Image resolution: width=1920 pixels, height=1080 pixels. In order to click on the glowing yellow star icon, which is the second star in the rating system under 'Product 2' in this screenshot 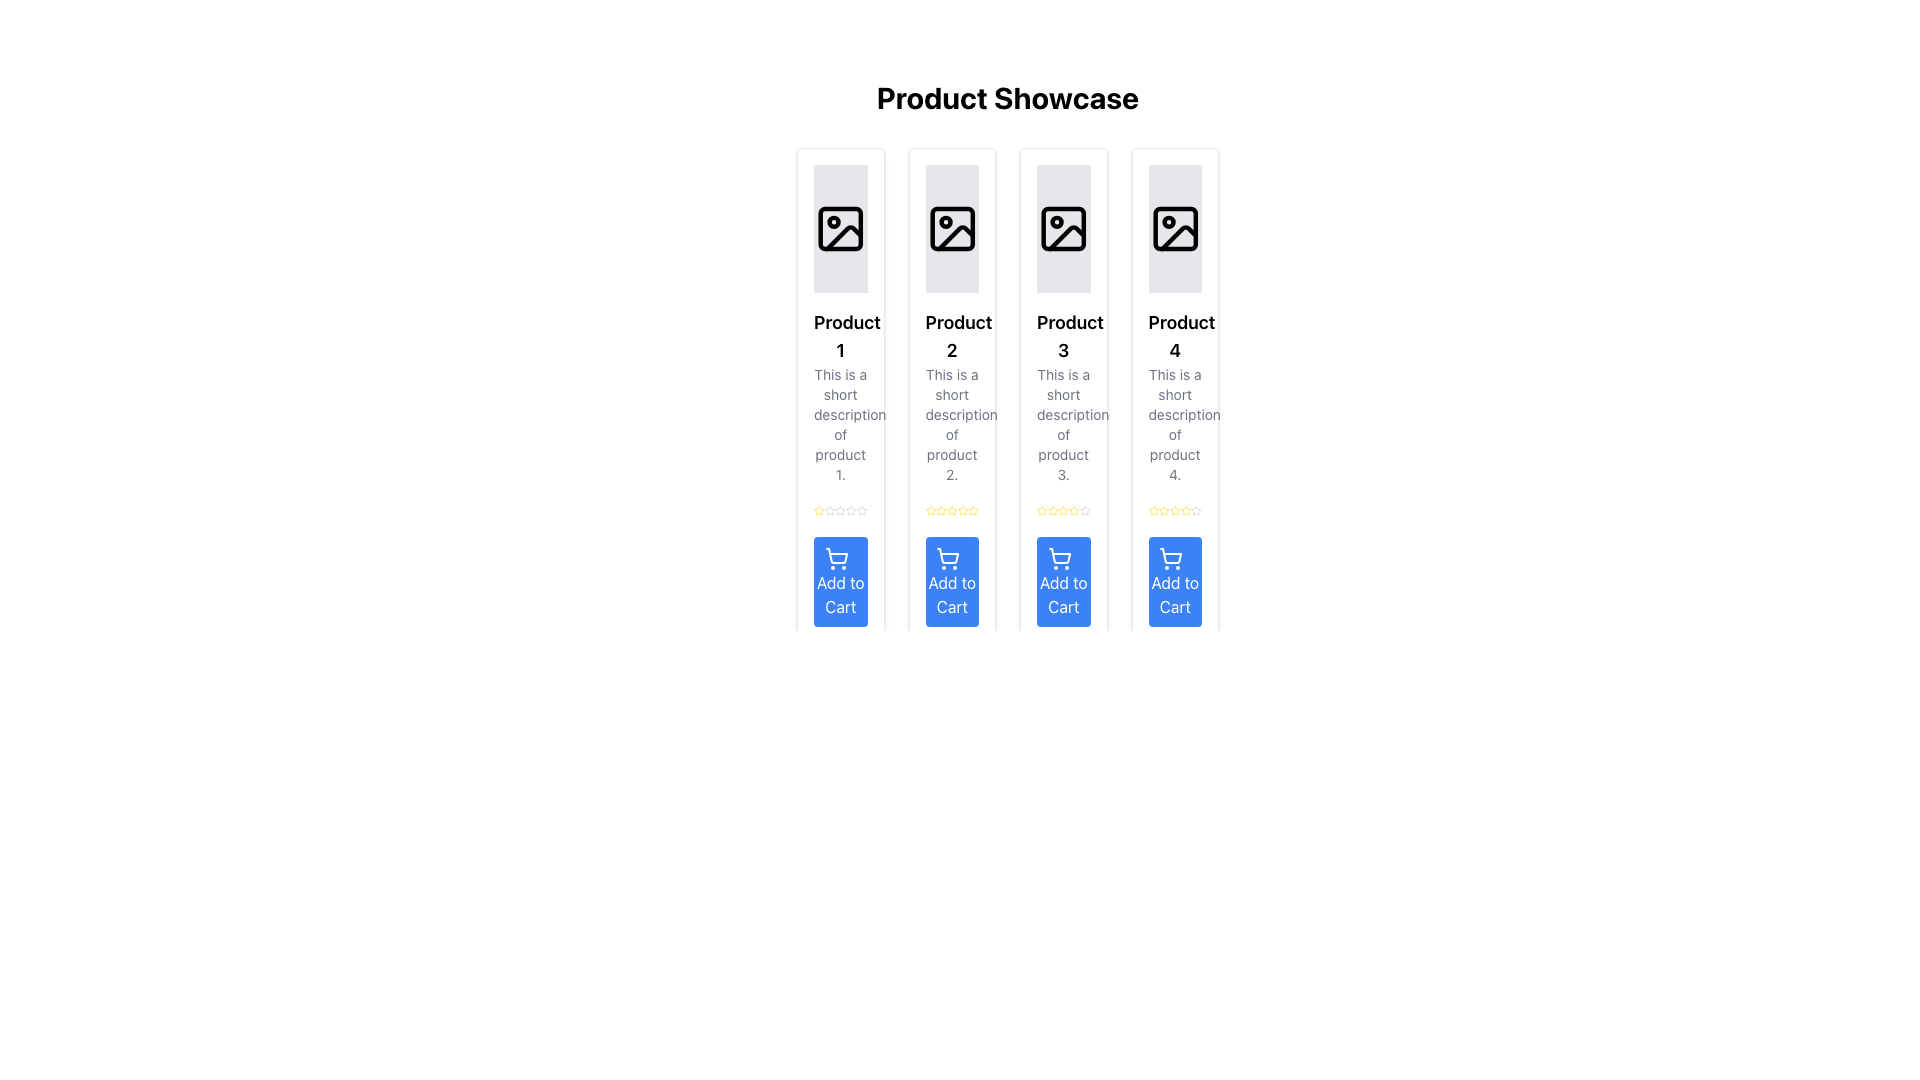, I will do `click(940, 509)`.